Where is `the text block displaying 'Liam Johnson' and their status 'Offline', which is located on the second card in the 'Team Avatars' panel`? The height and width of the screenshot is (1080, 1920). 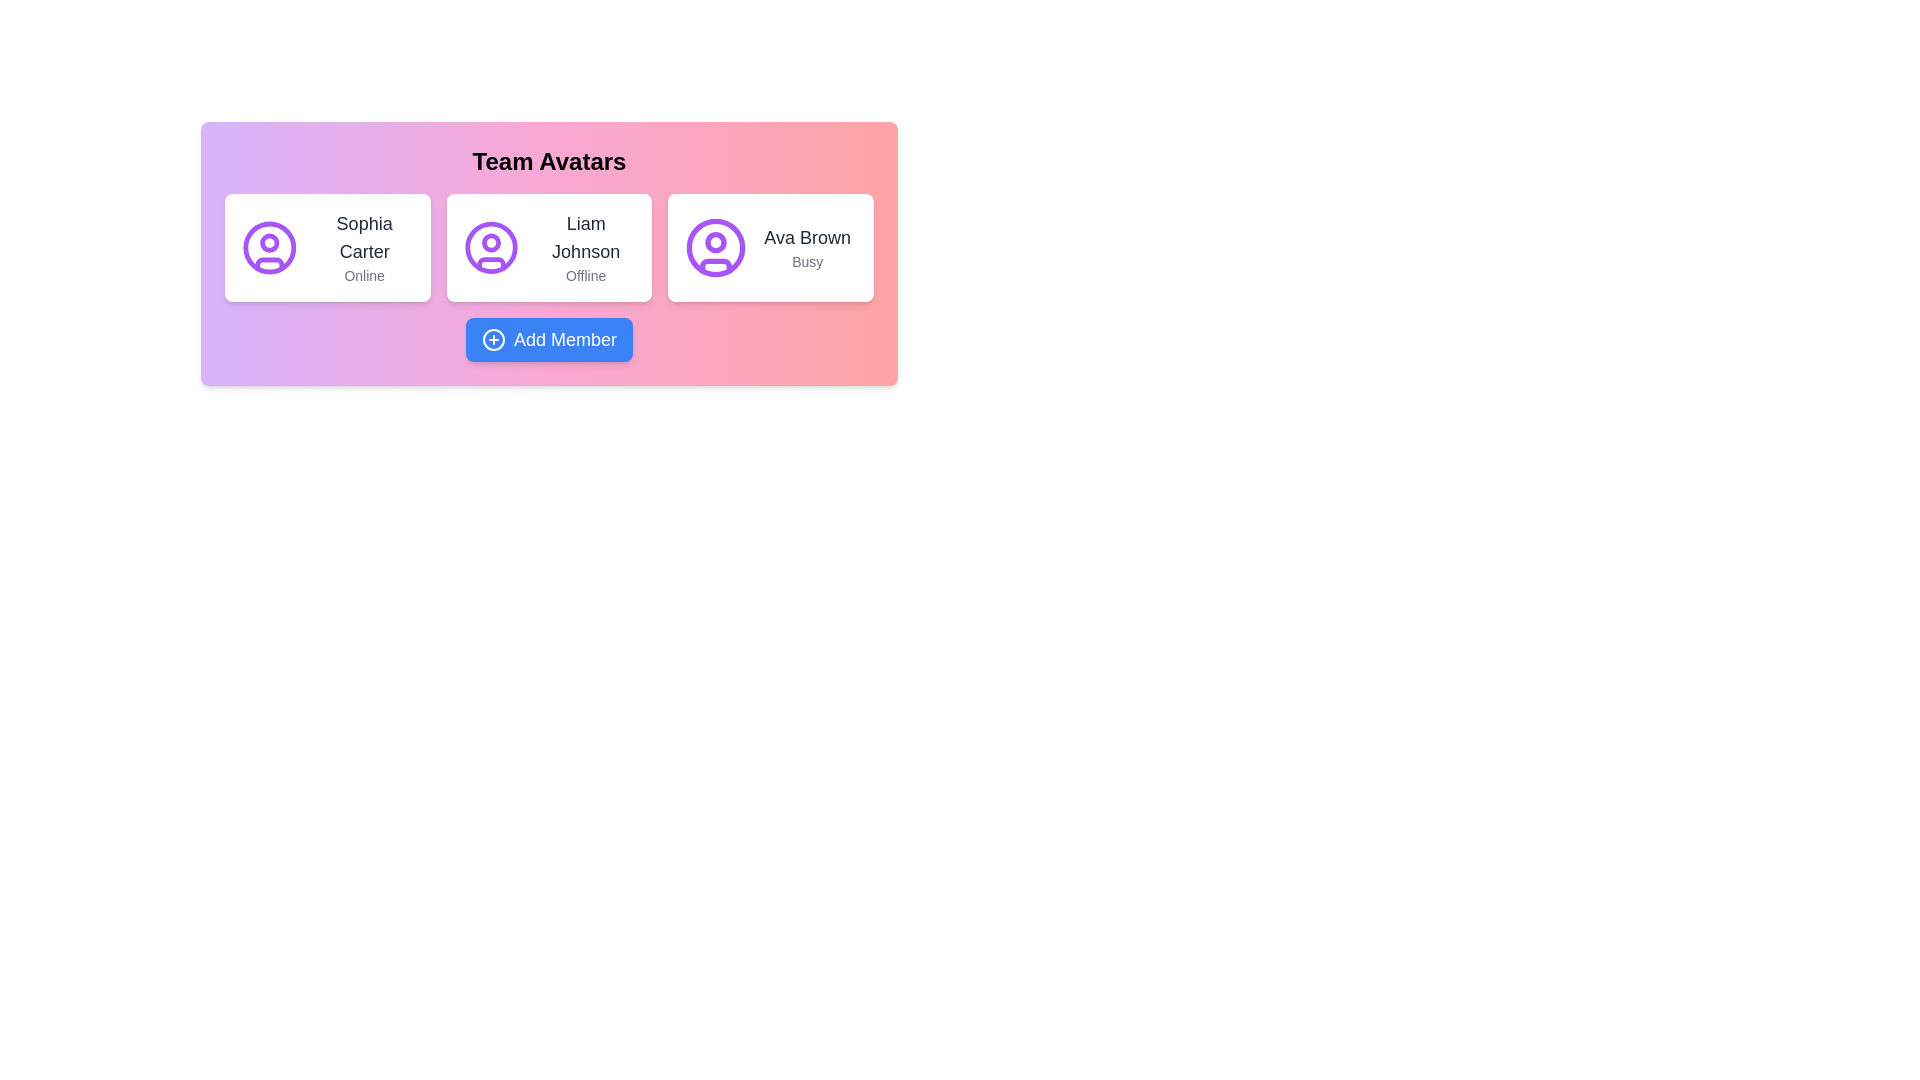 the text block displaying 'Liam Johnson' and their status 'Offline', which is located on the second card in the 'Team Avatars' panel is located at coordinates (585, 246).